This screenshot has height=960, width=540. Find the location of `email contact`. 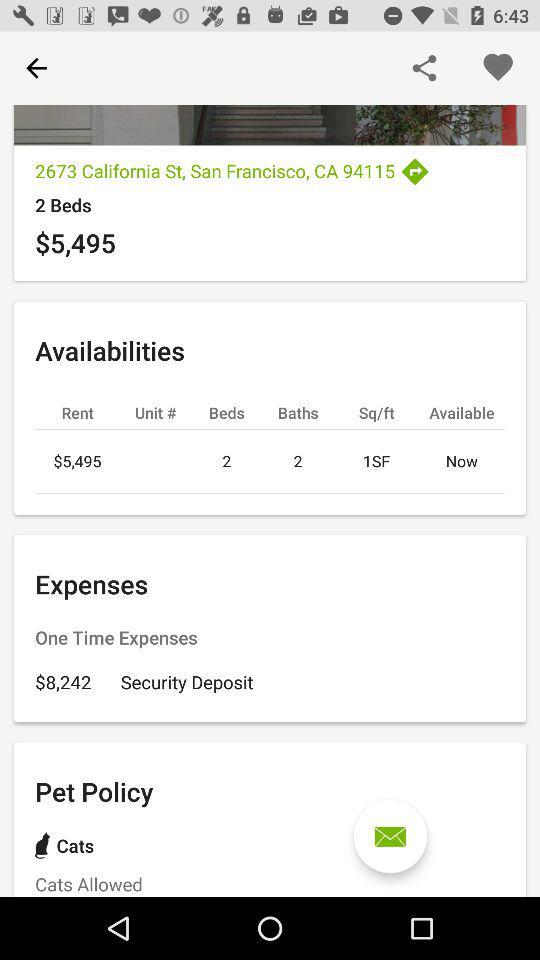

email contact is located at coordinates (390, 836).